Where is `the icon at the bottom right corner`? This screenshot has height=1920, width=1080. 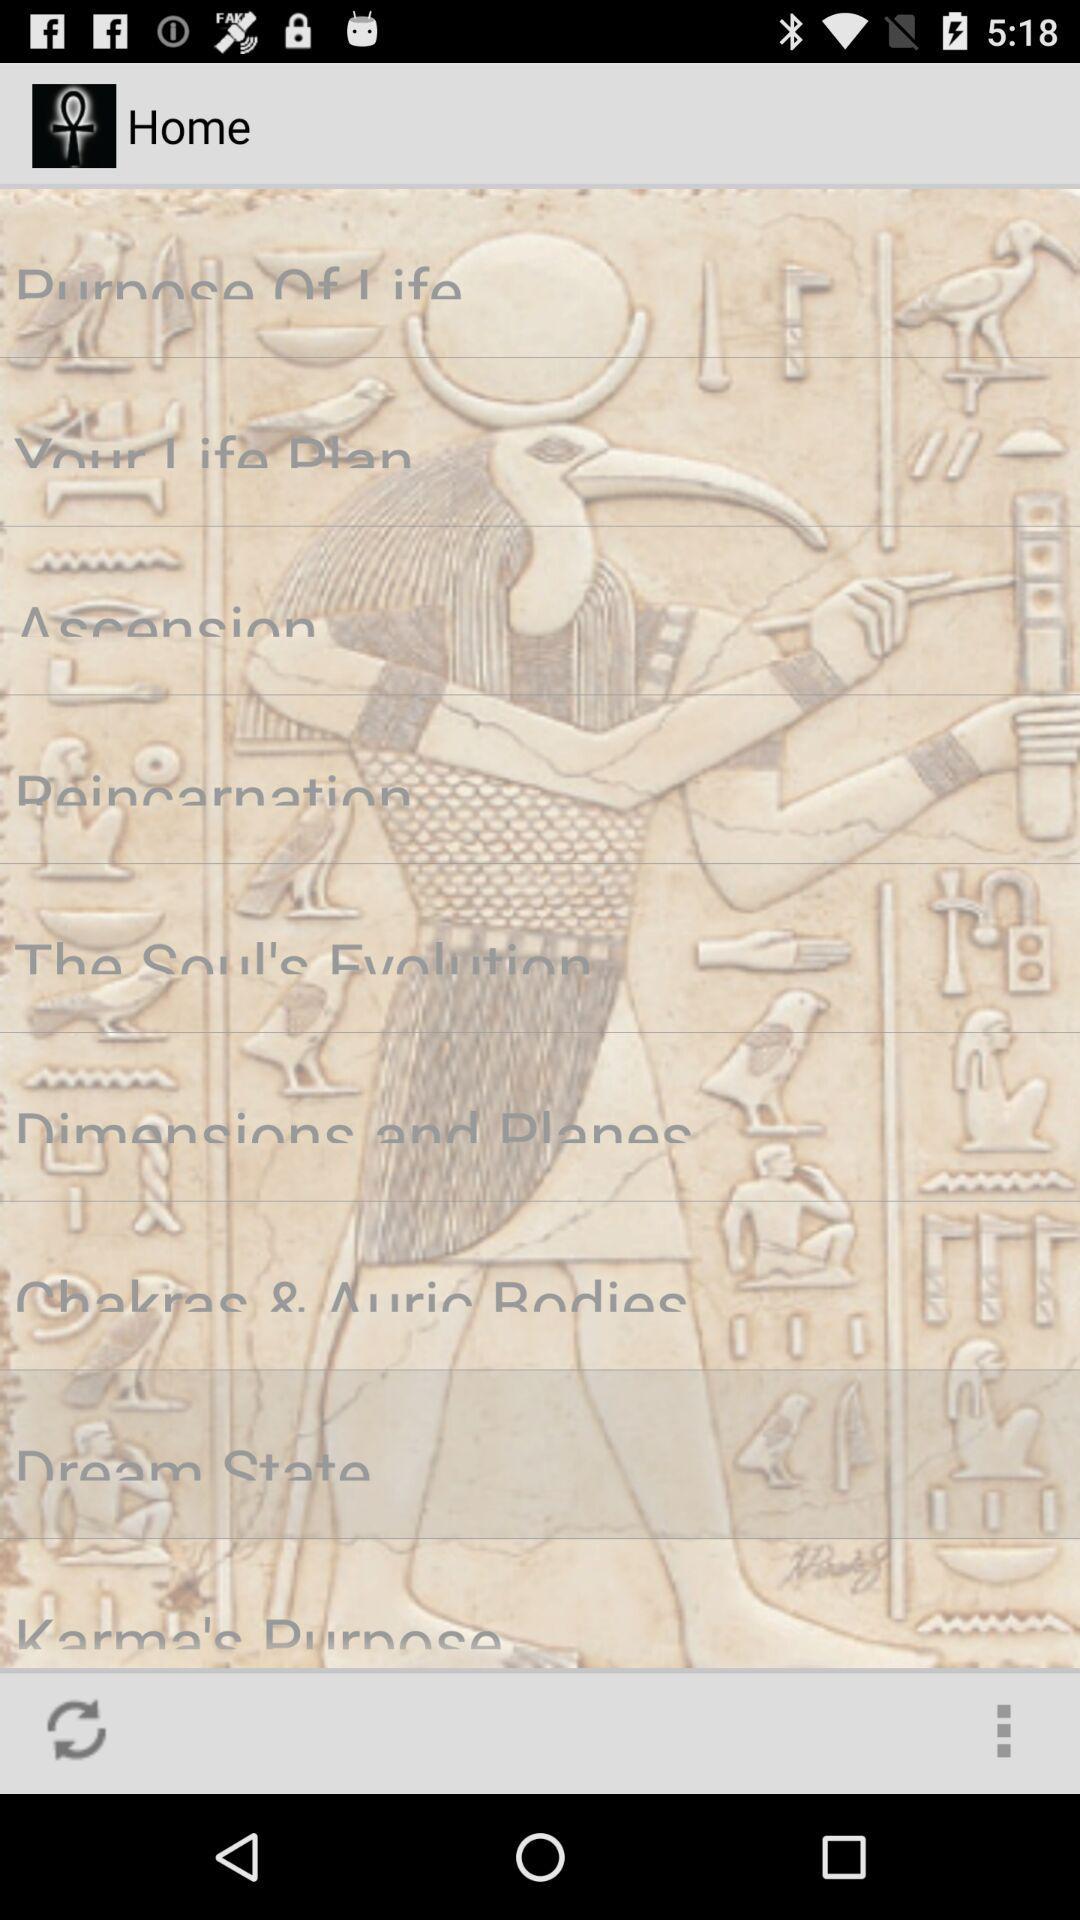 the icon at the bottom right corner is located at coordinates (1003, 1730).